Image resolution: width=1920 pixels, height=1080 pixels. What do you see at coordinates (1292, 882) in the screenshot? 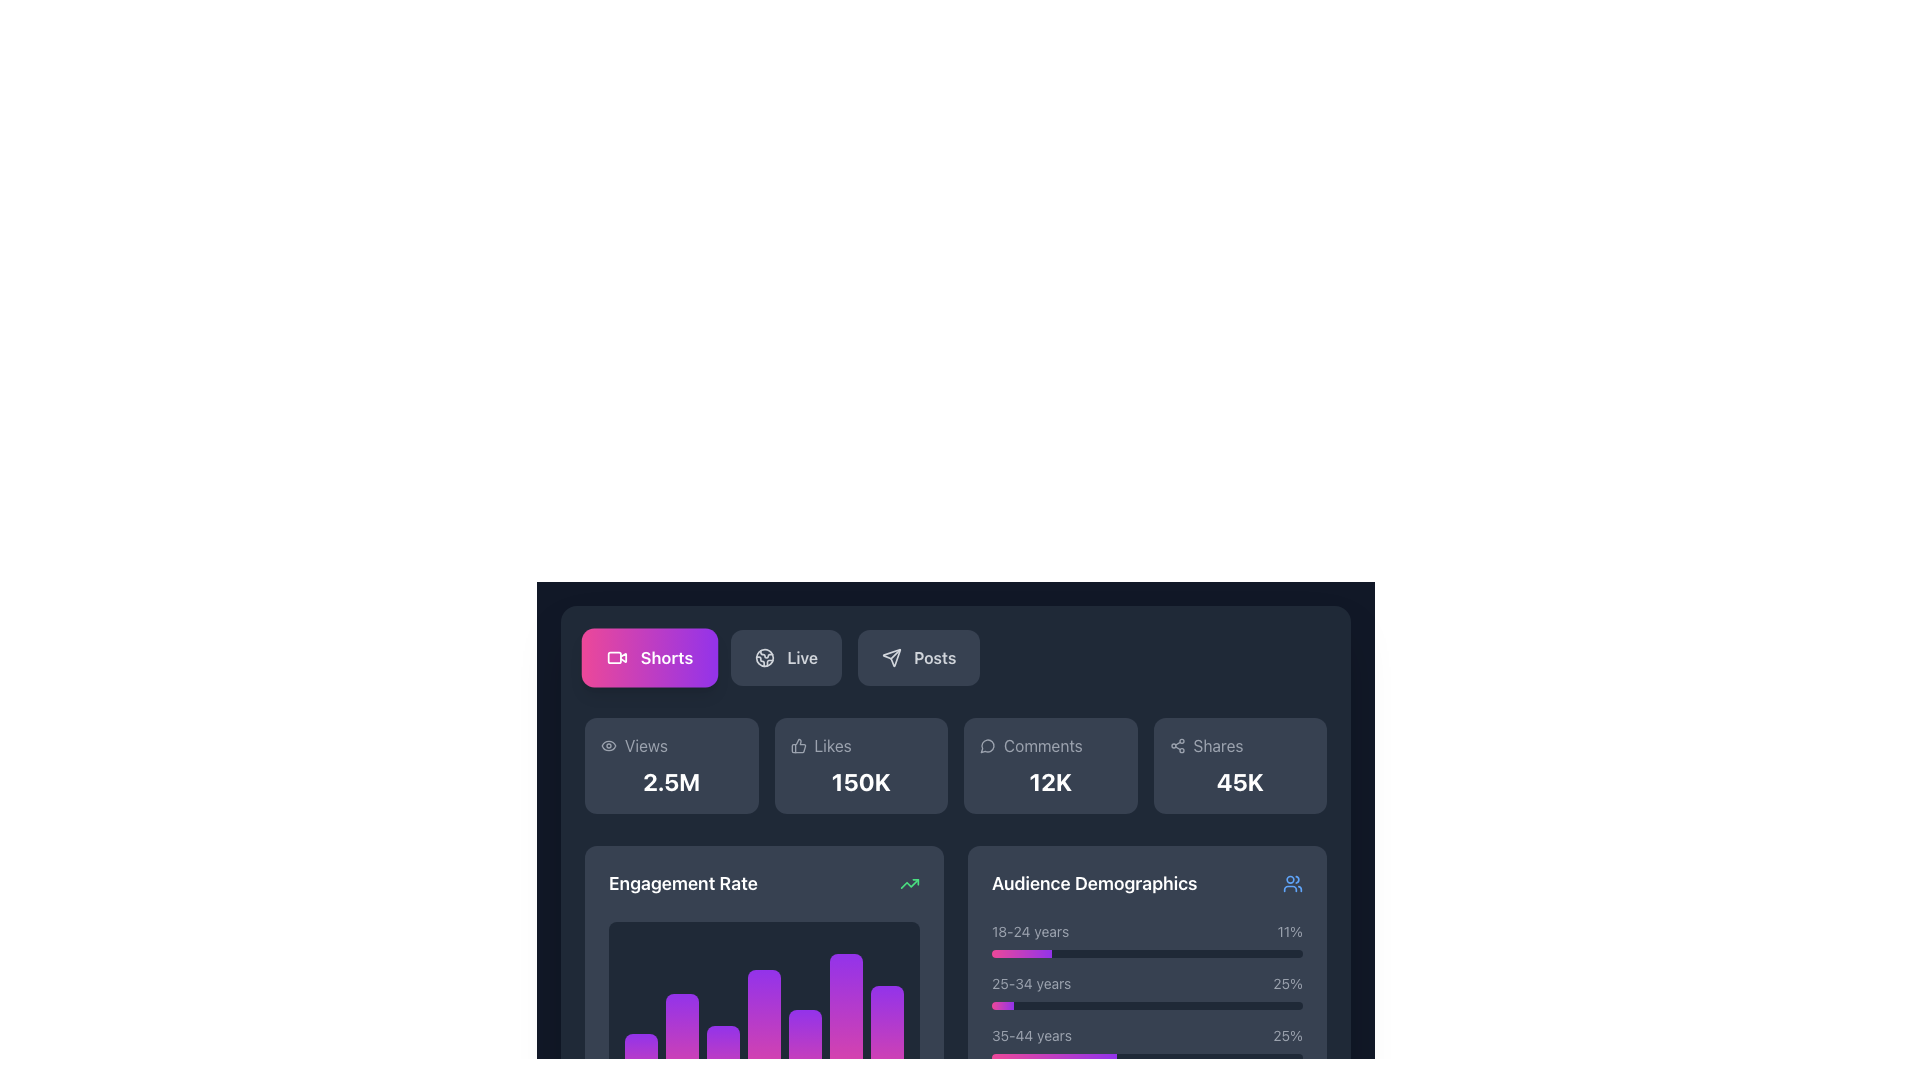
I see `the compact icon depicting the outline of a group of individuals, located` at bounding box center [1292, 882].